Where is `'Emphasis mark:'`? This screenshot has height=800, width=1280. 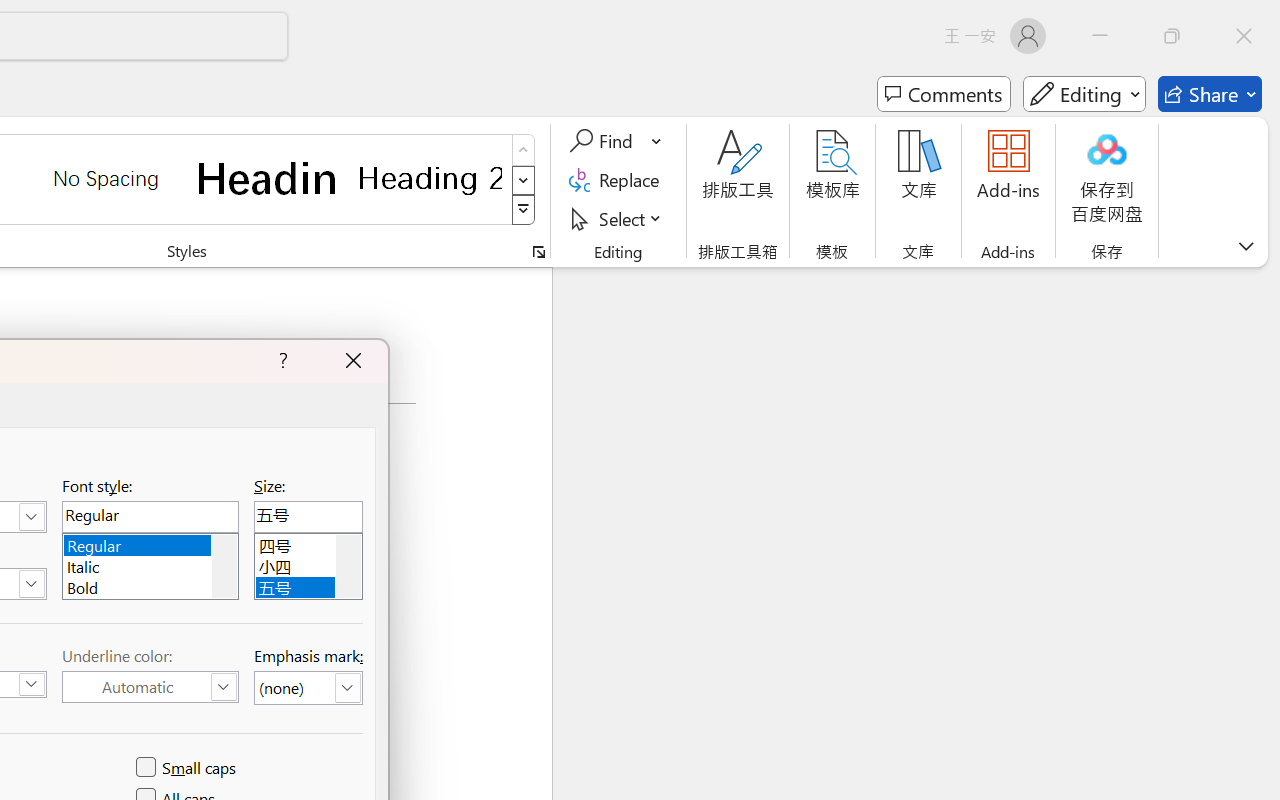
'Emphasis mark:' is located at coordinates (307, 688).